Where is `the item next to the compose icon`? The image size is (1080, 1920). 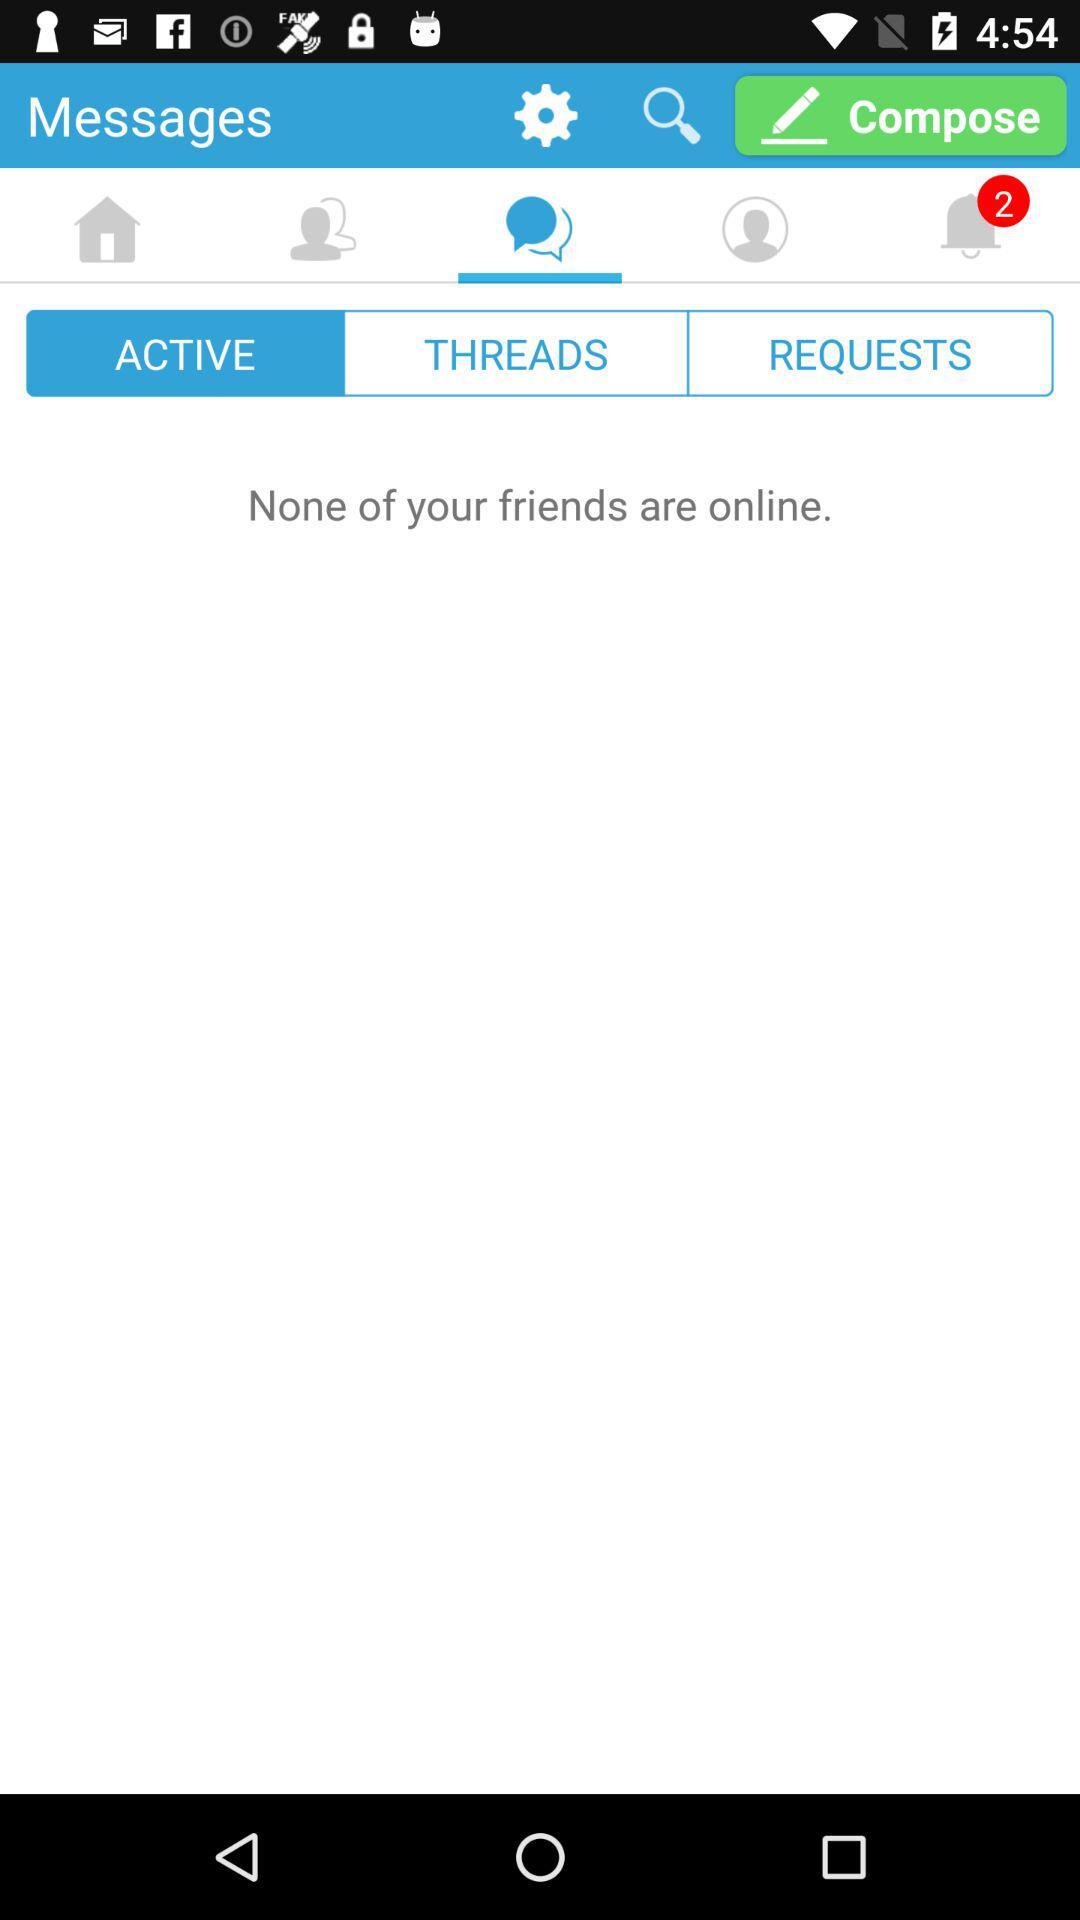
the item next to the compose icon is located at coordinates (671, 114).